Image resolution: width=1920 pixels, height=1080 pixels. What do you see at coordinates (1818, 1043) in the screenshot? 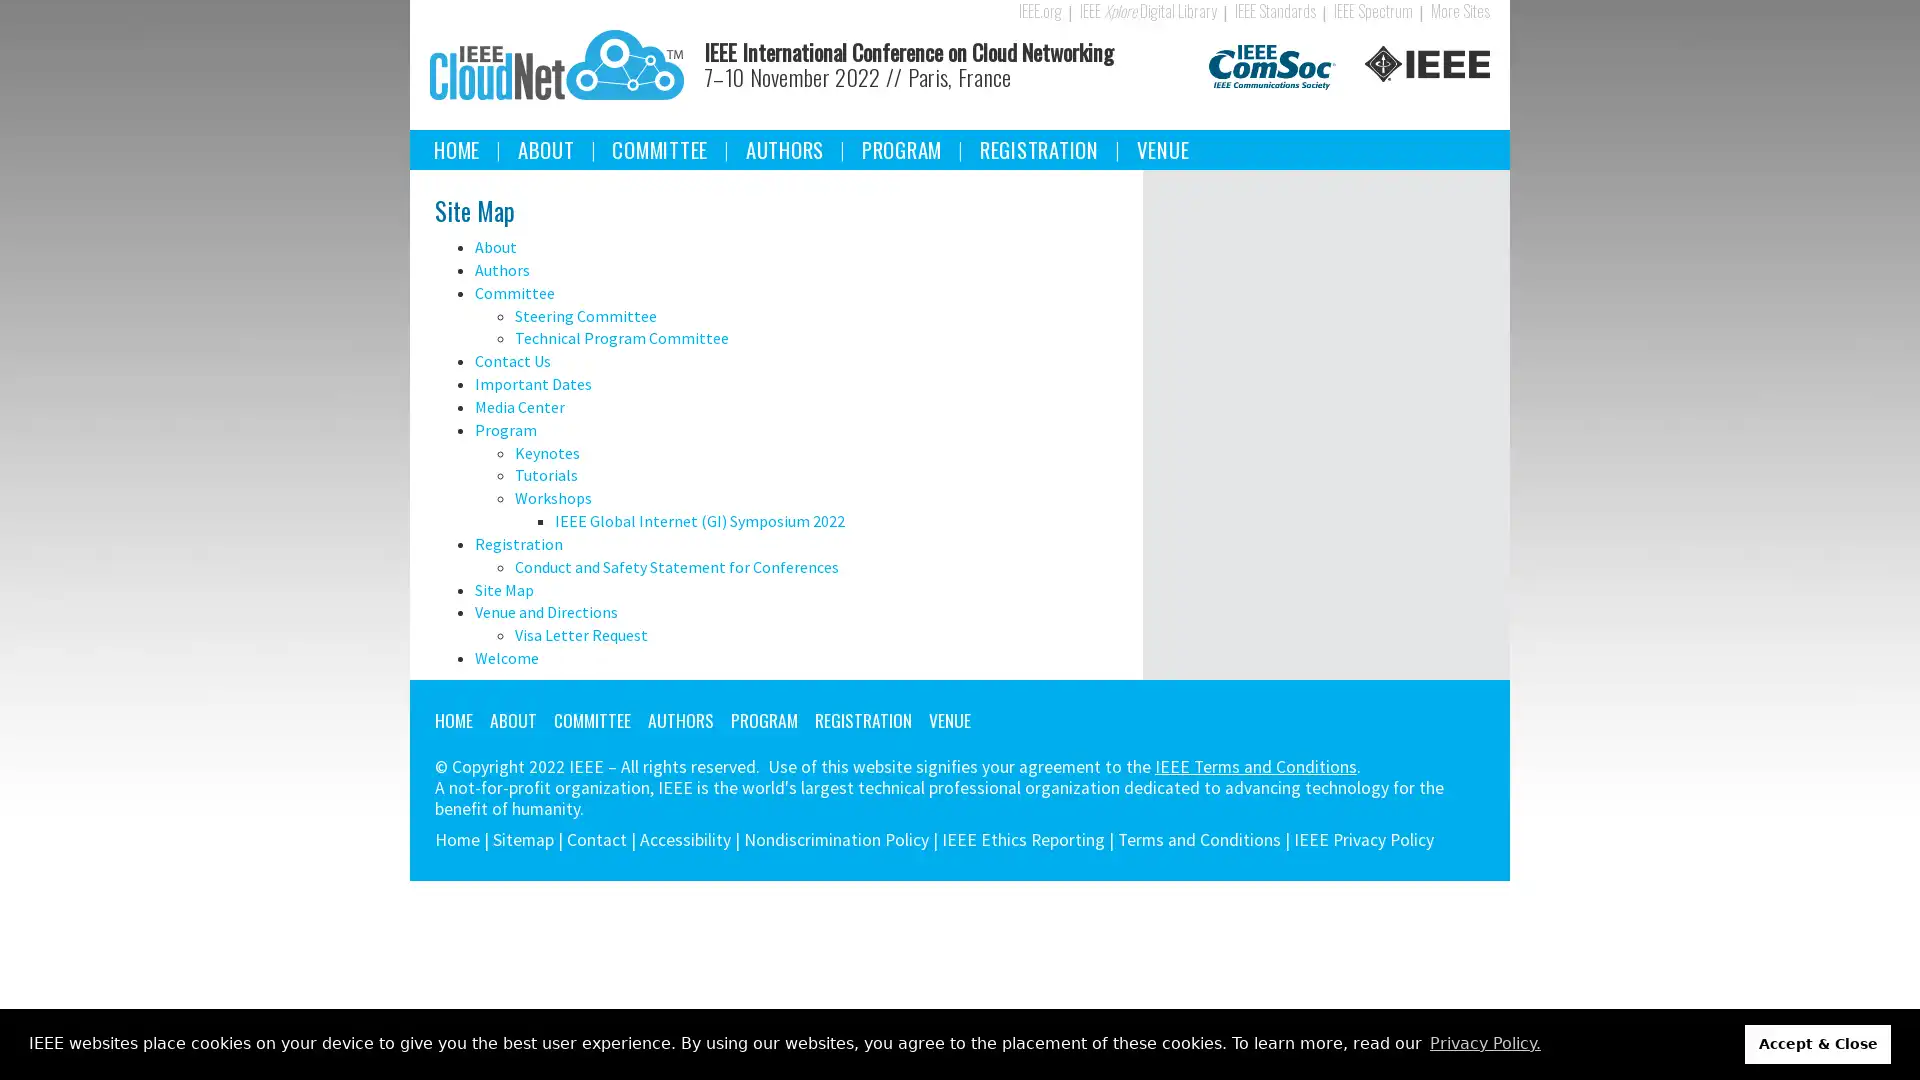
I see `dismiss cookie message` at bounding box center [1818, 1043].